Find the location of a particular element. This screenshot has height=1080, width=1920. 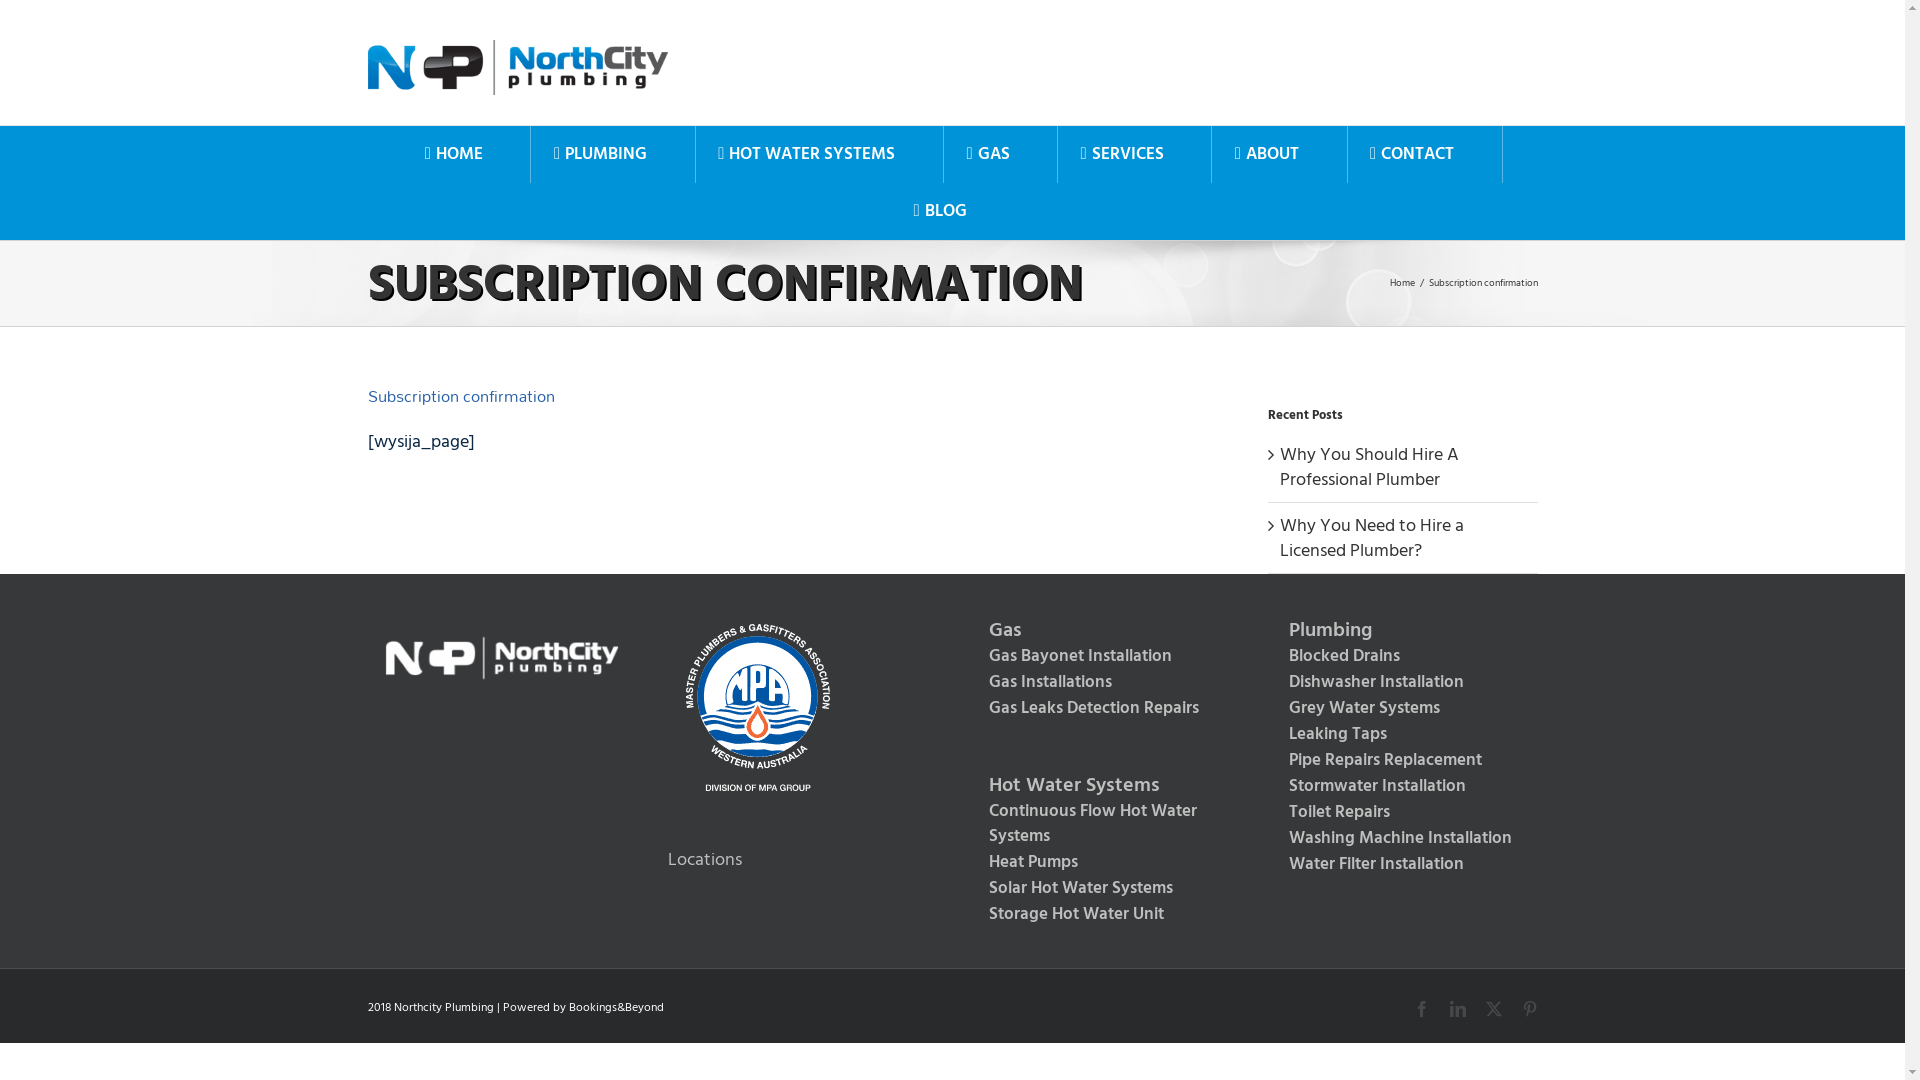

'Solar Hot Water Systems' is located at coordinates (1101, 887).